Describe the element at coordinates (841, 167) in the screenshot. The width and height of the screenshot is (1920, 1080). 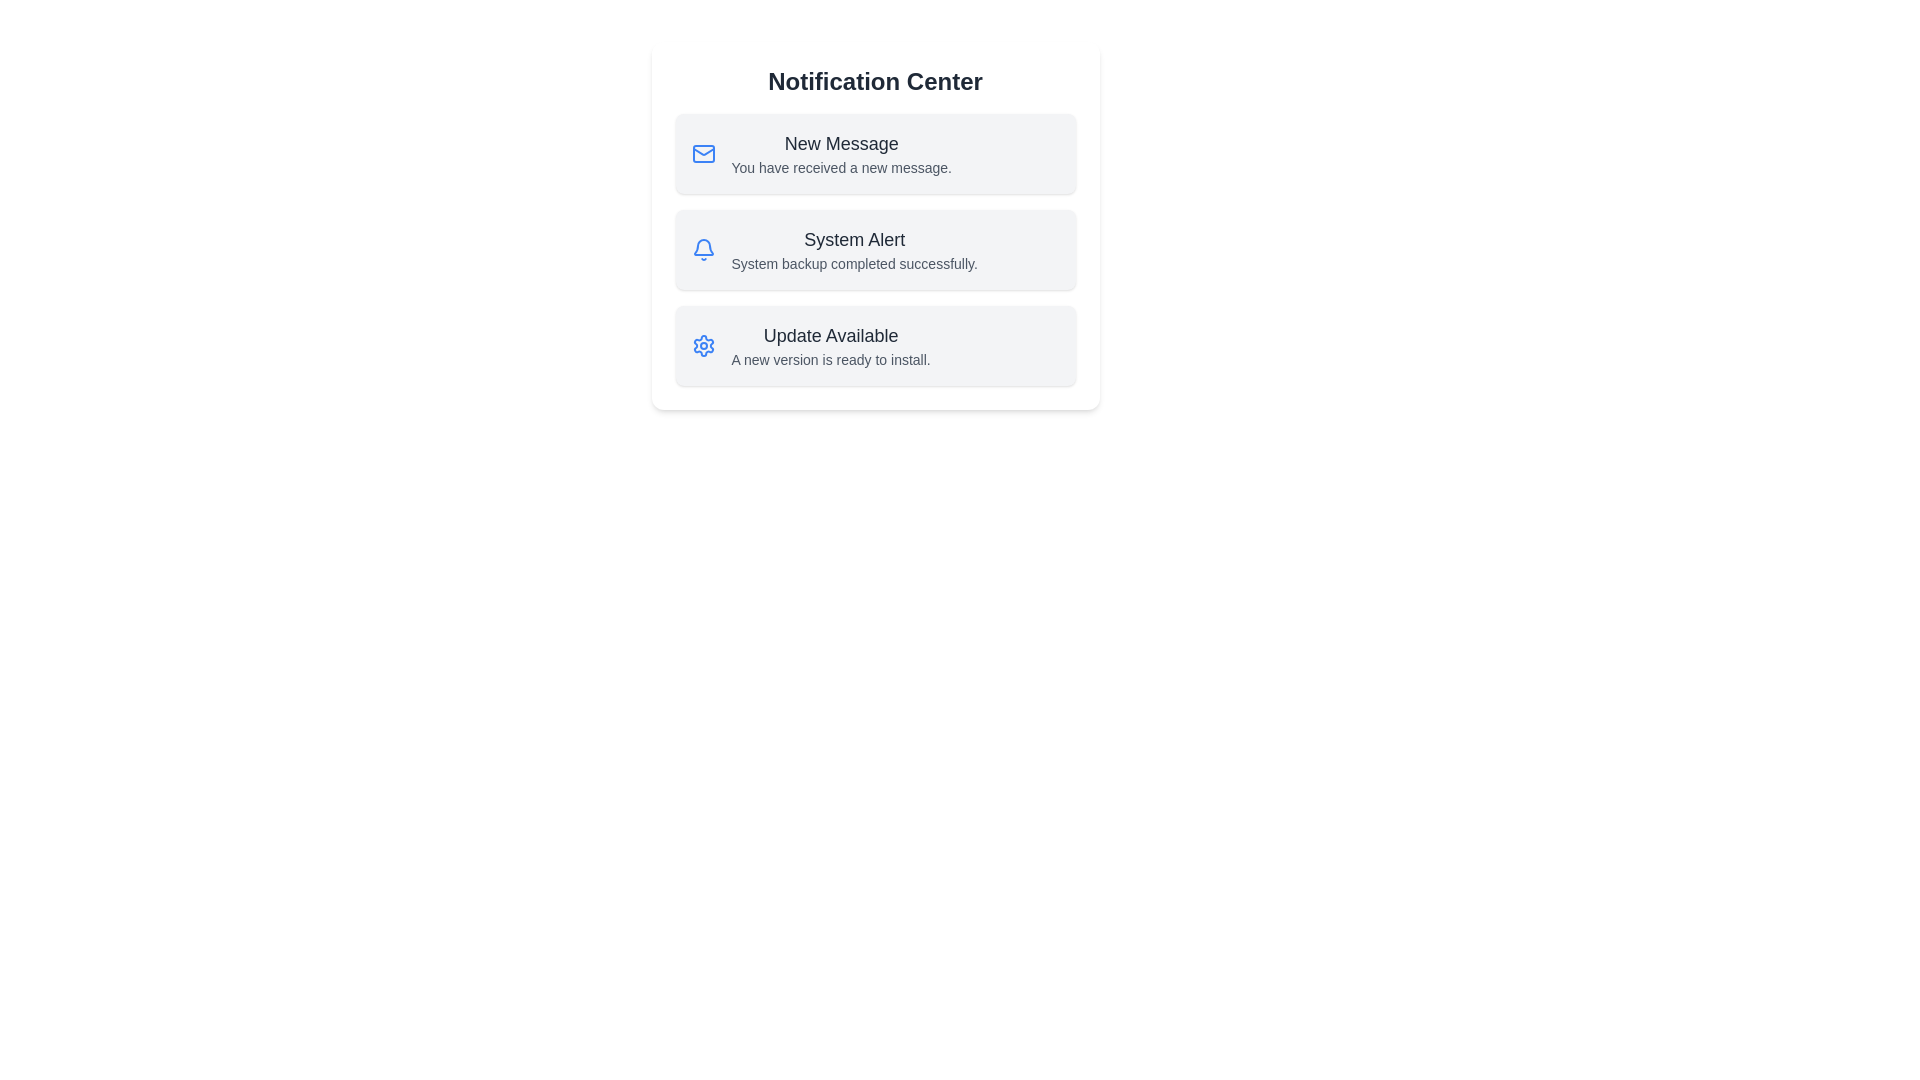
I see `the text providing additional context related to the notification titled 'New Message', which is located directly below the 'New Message' title in the notification box` at that location.